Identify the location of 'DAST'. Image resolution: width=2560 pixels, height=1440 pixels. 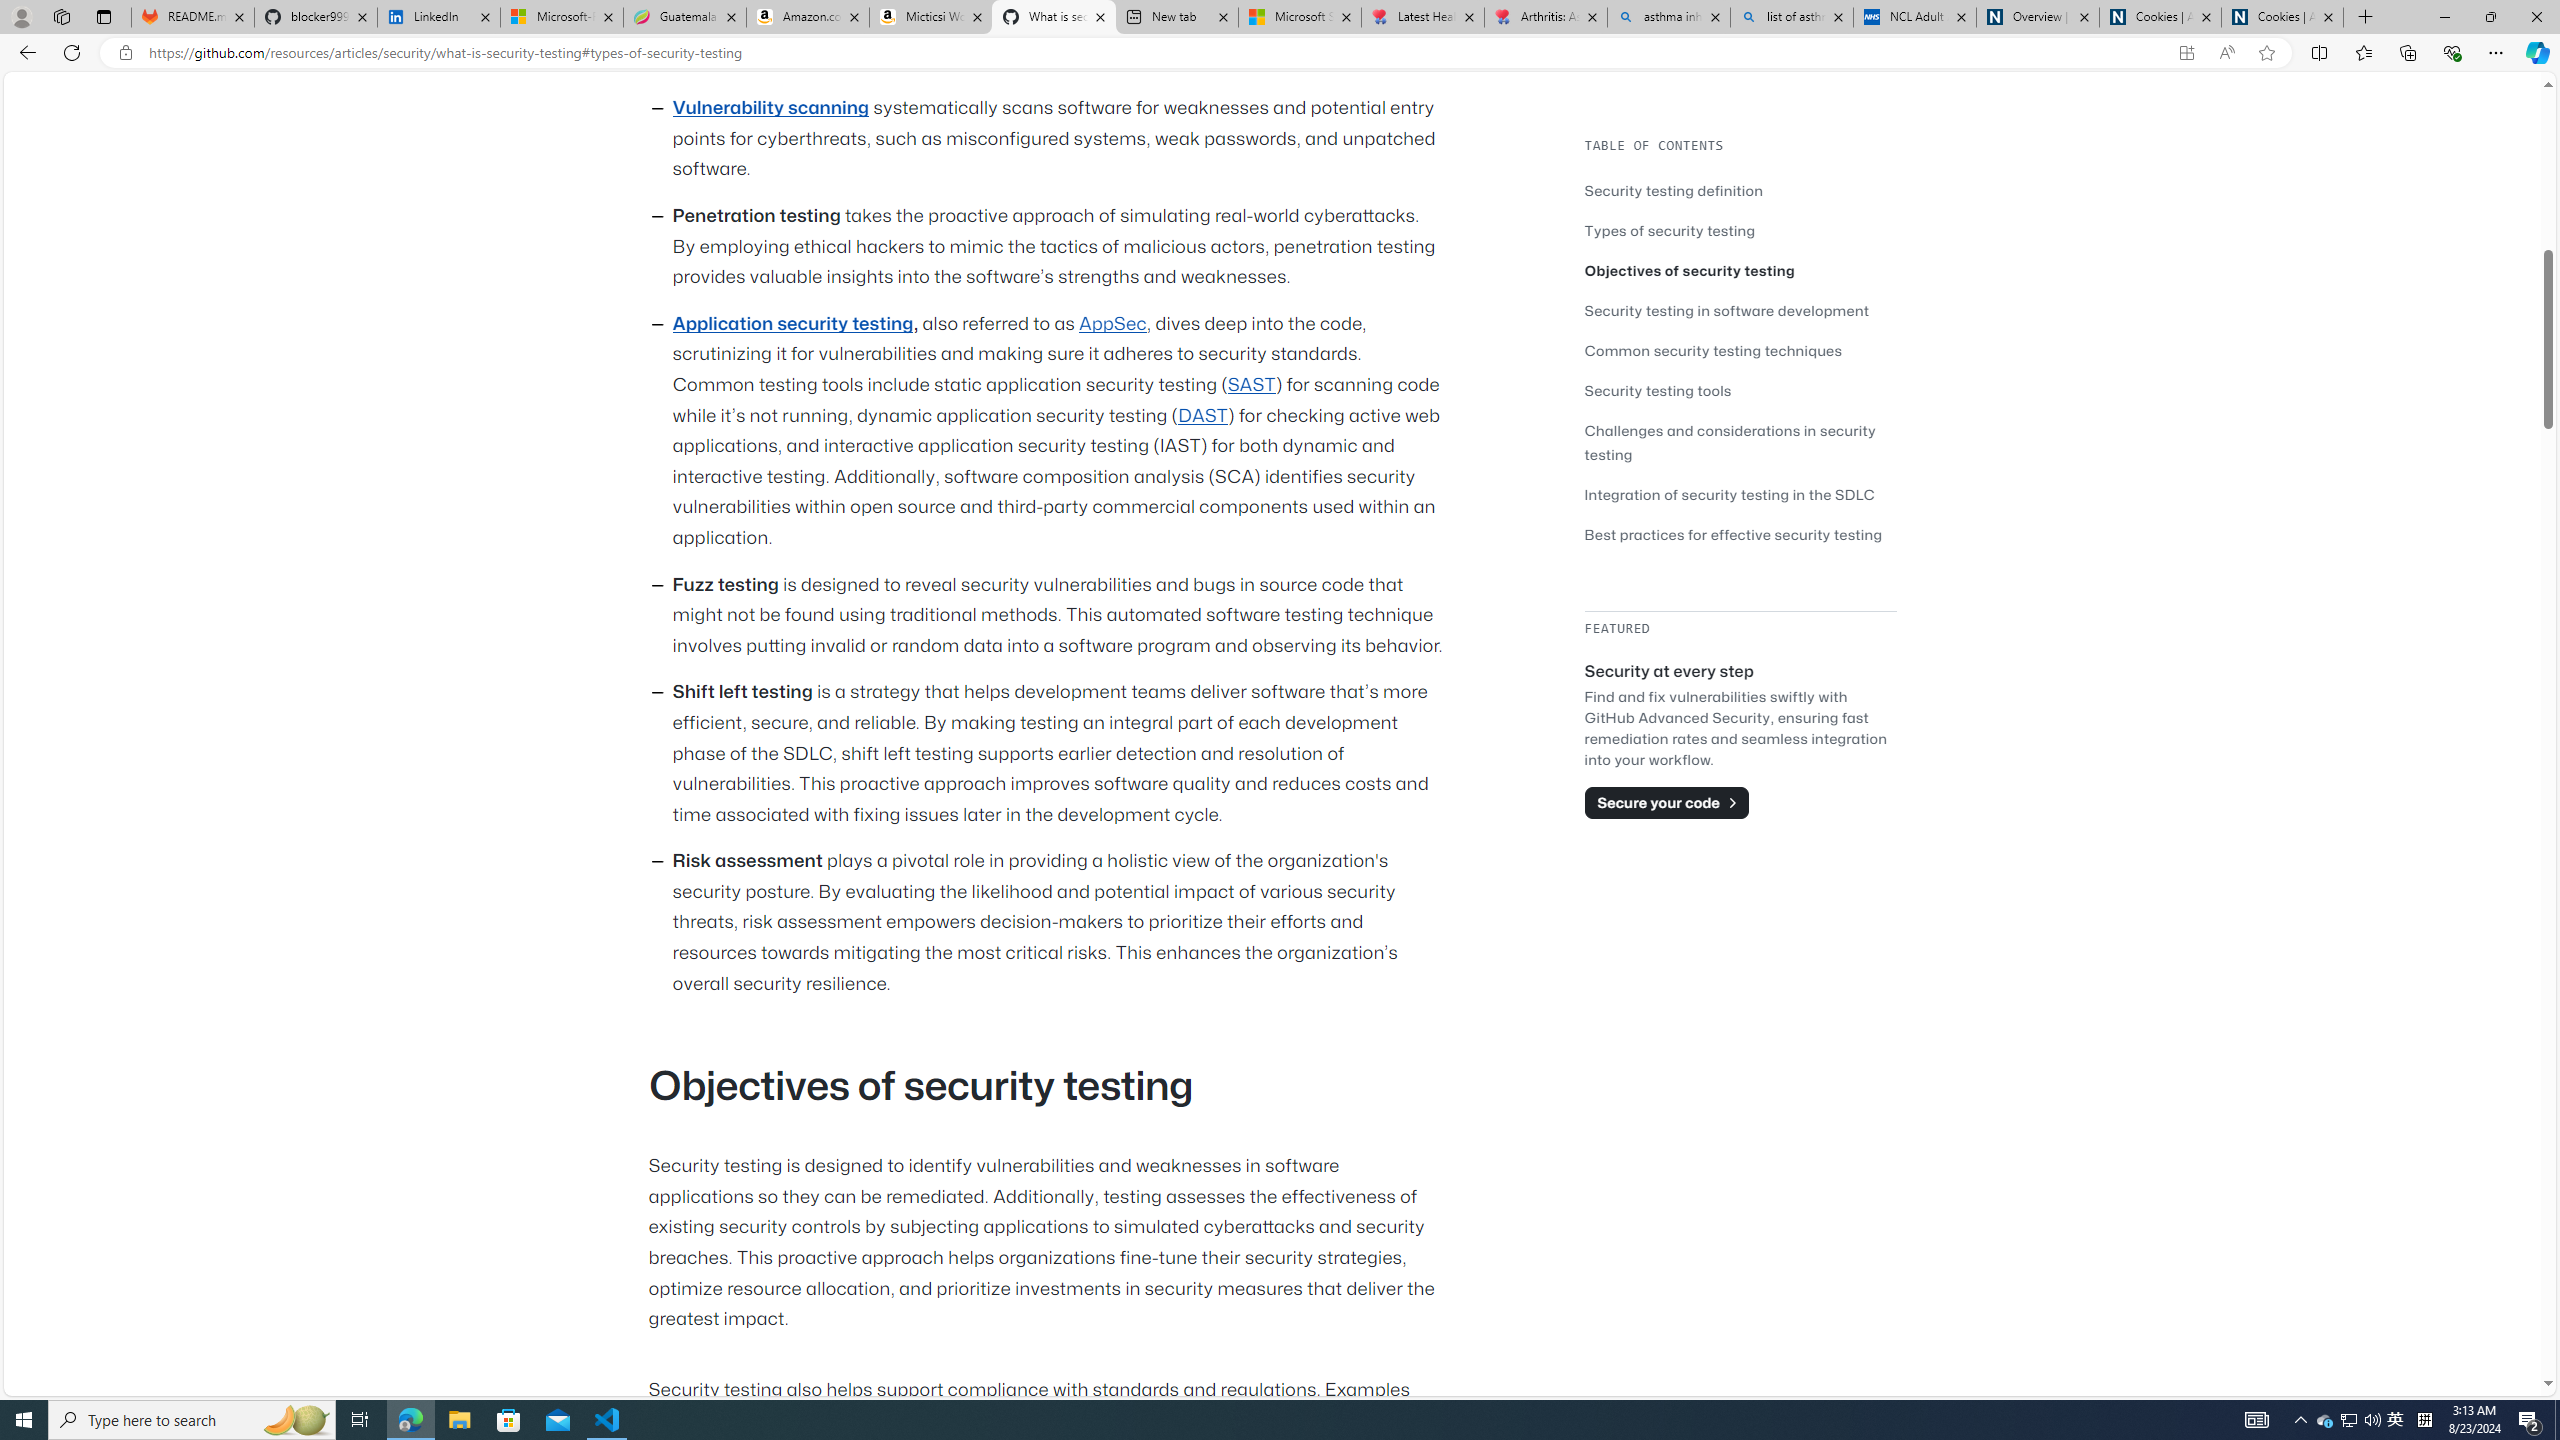
(1202, 415).